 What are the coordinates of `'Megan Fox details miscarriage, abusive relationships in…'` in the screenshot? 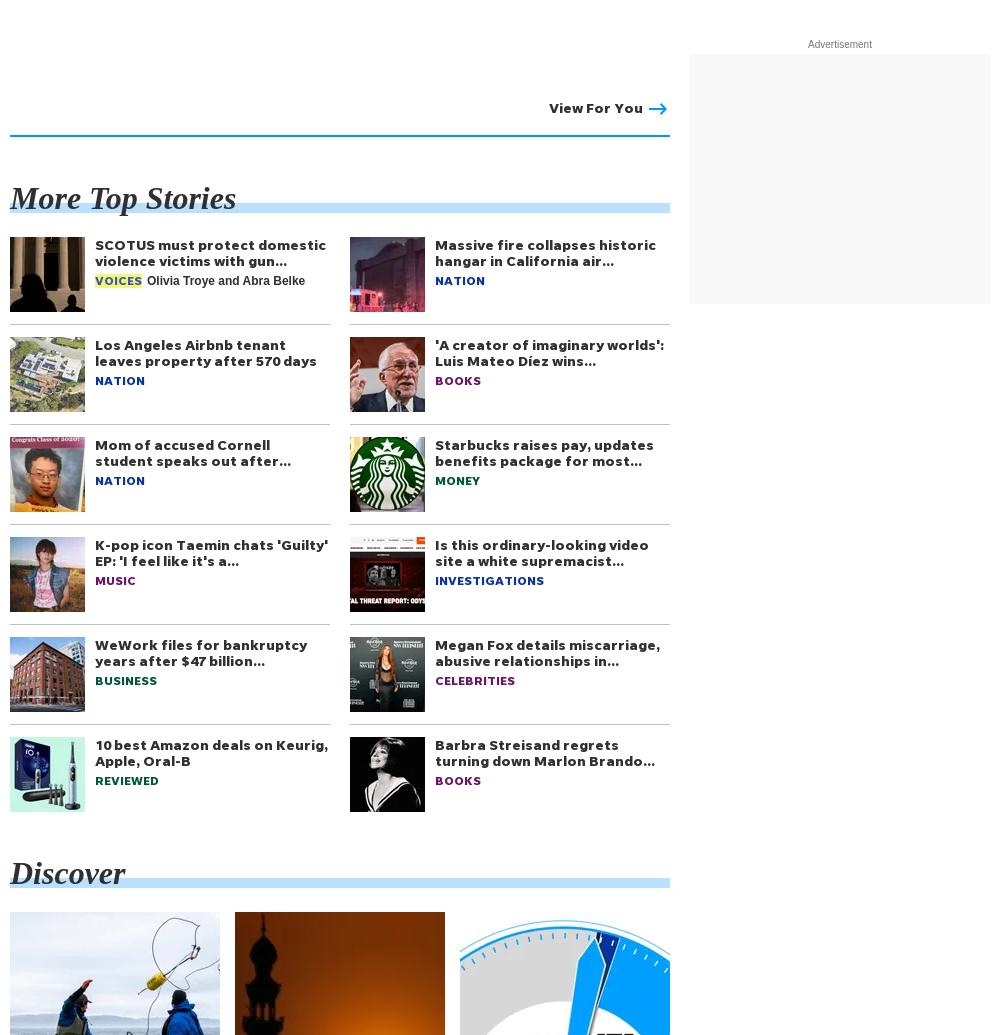 It's located at (547, 651).